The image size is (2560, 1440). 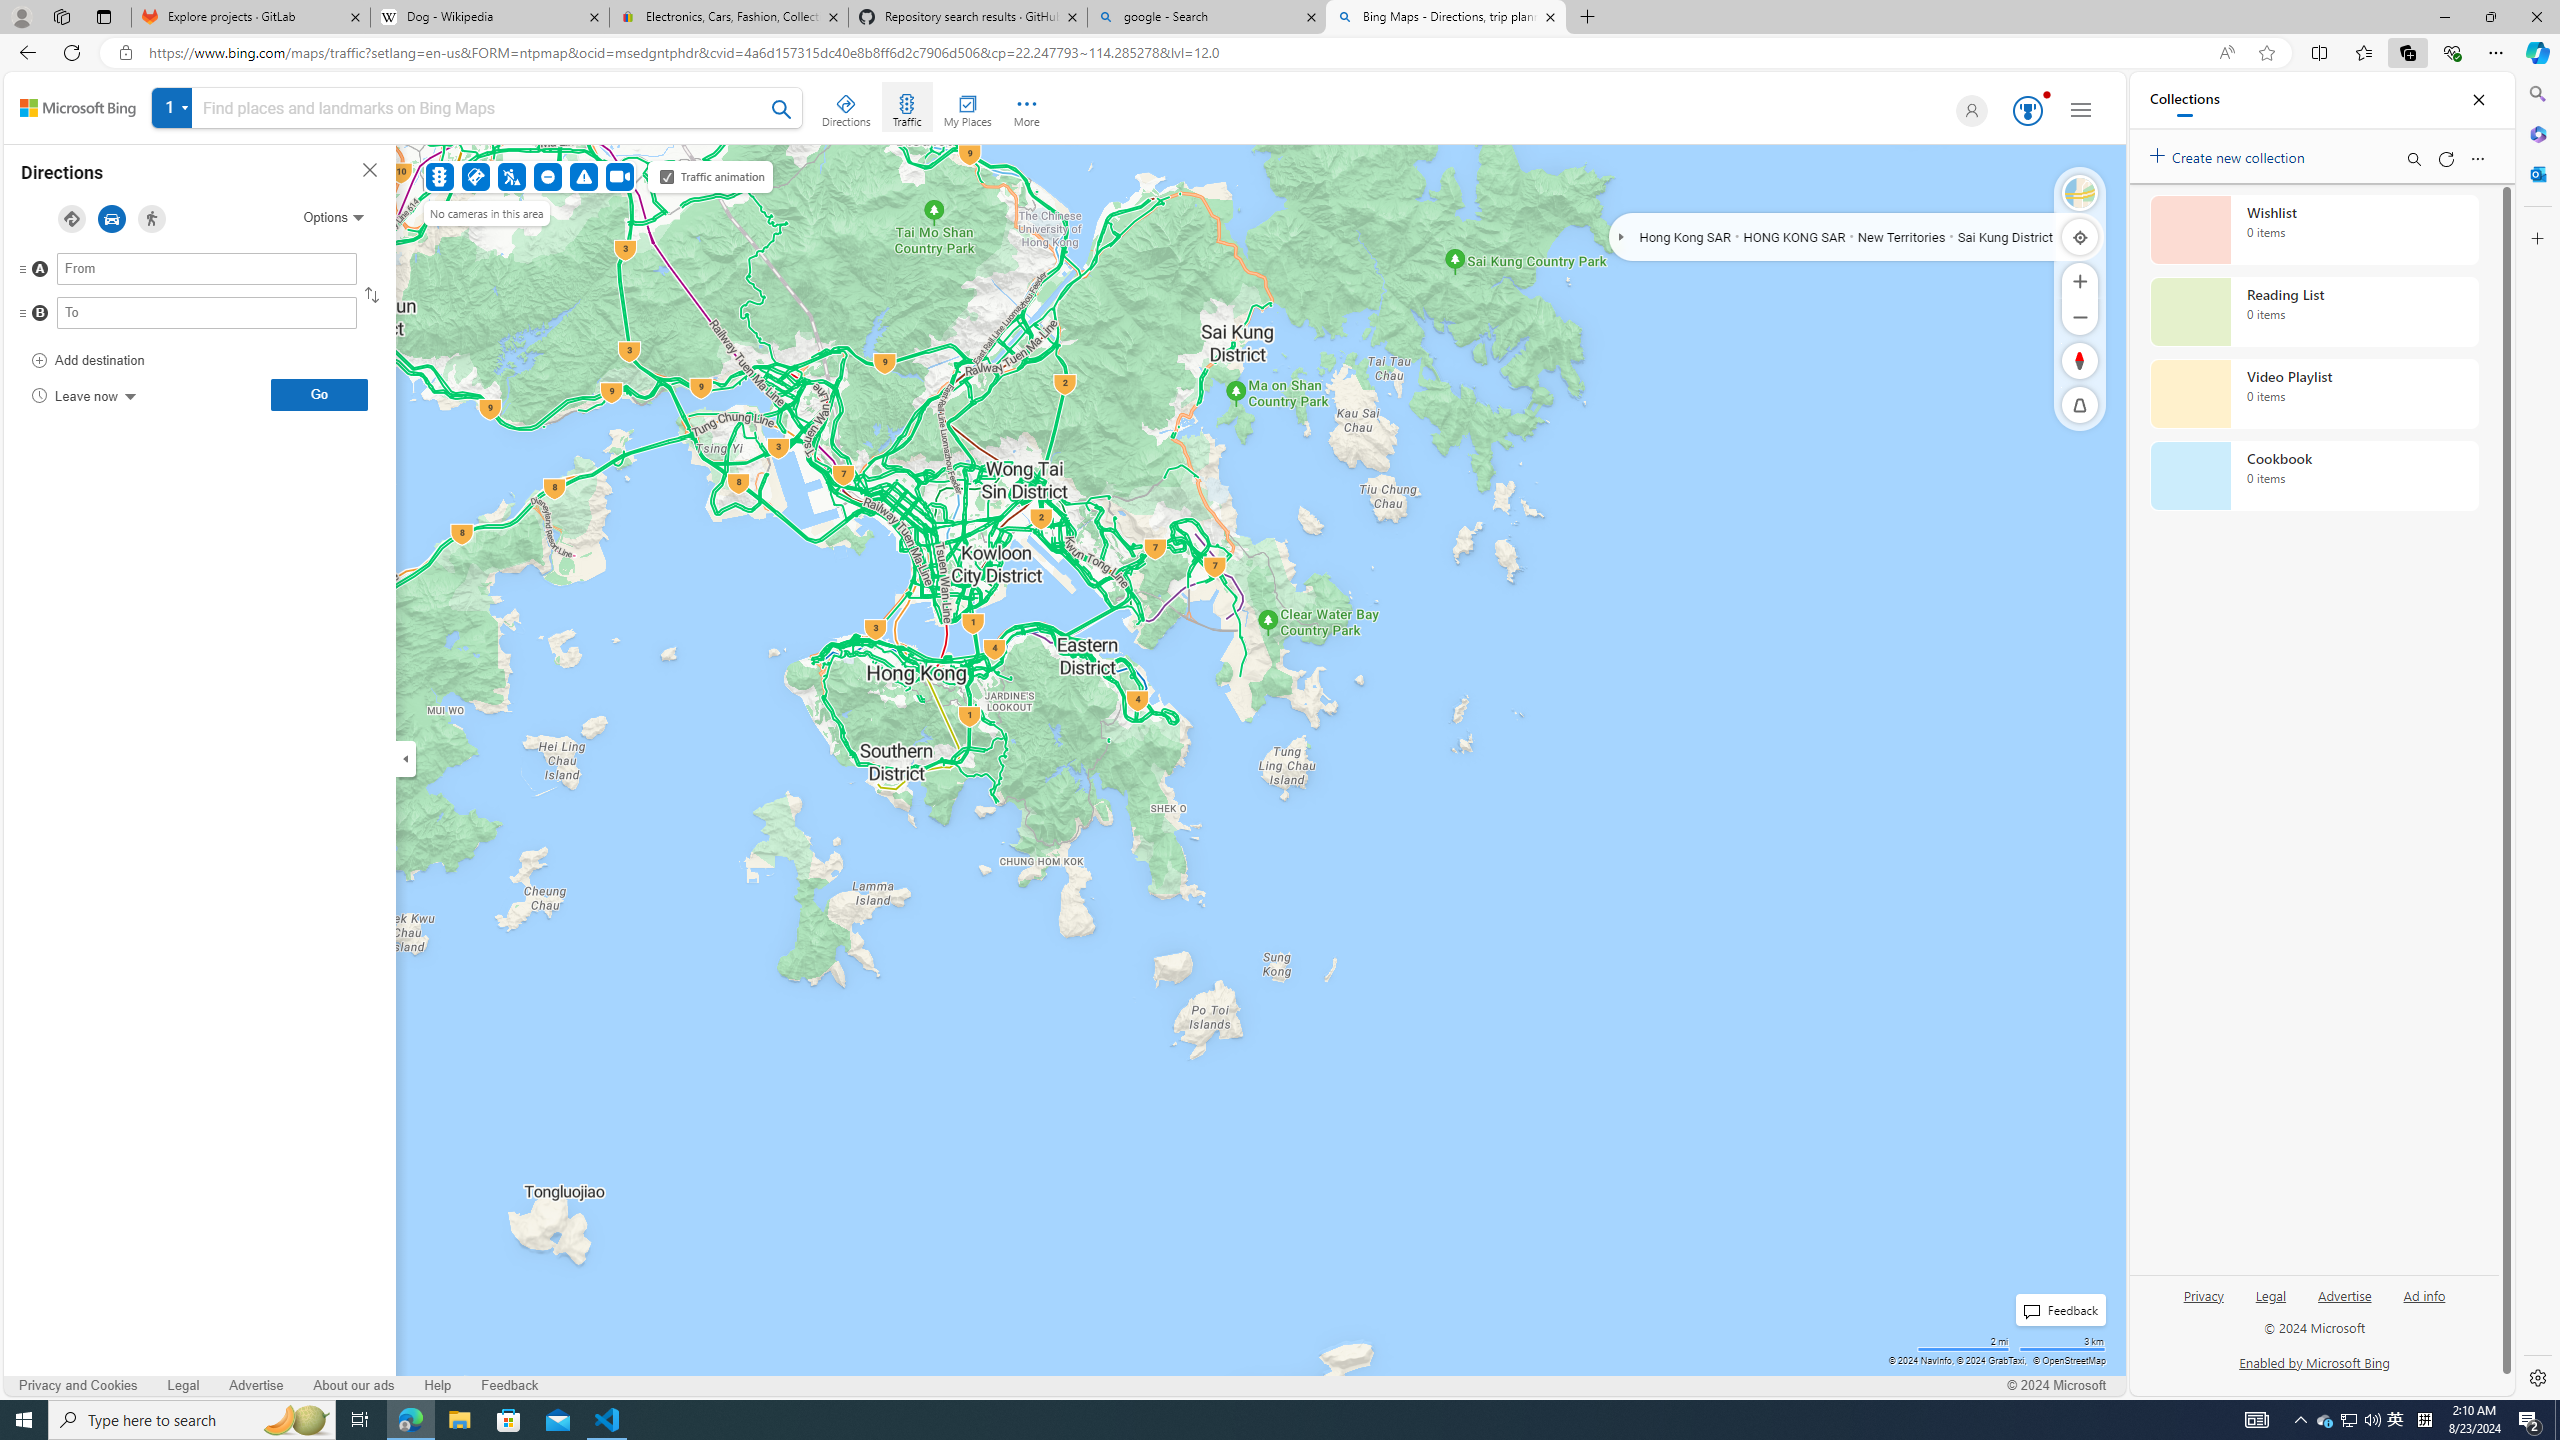 What do you see at coordinates (78, 1386) in the screenshot?
I see `'Privacy and Cookies'` at bounding box center [78, 1386].